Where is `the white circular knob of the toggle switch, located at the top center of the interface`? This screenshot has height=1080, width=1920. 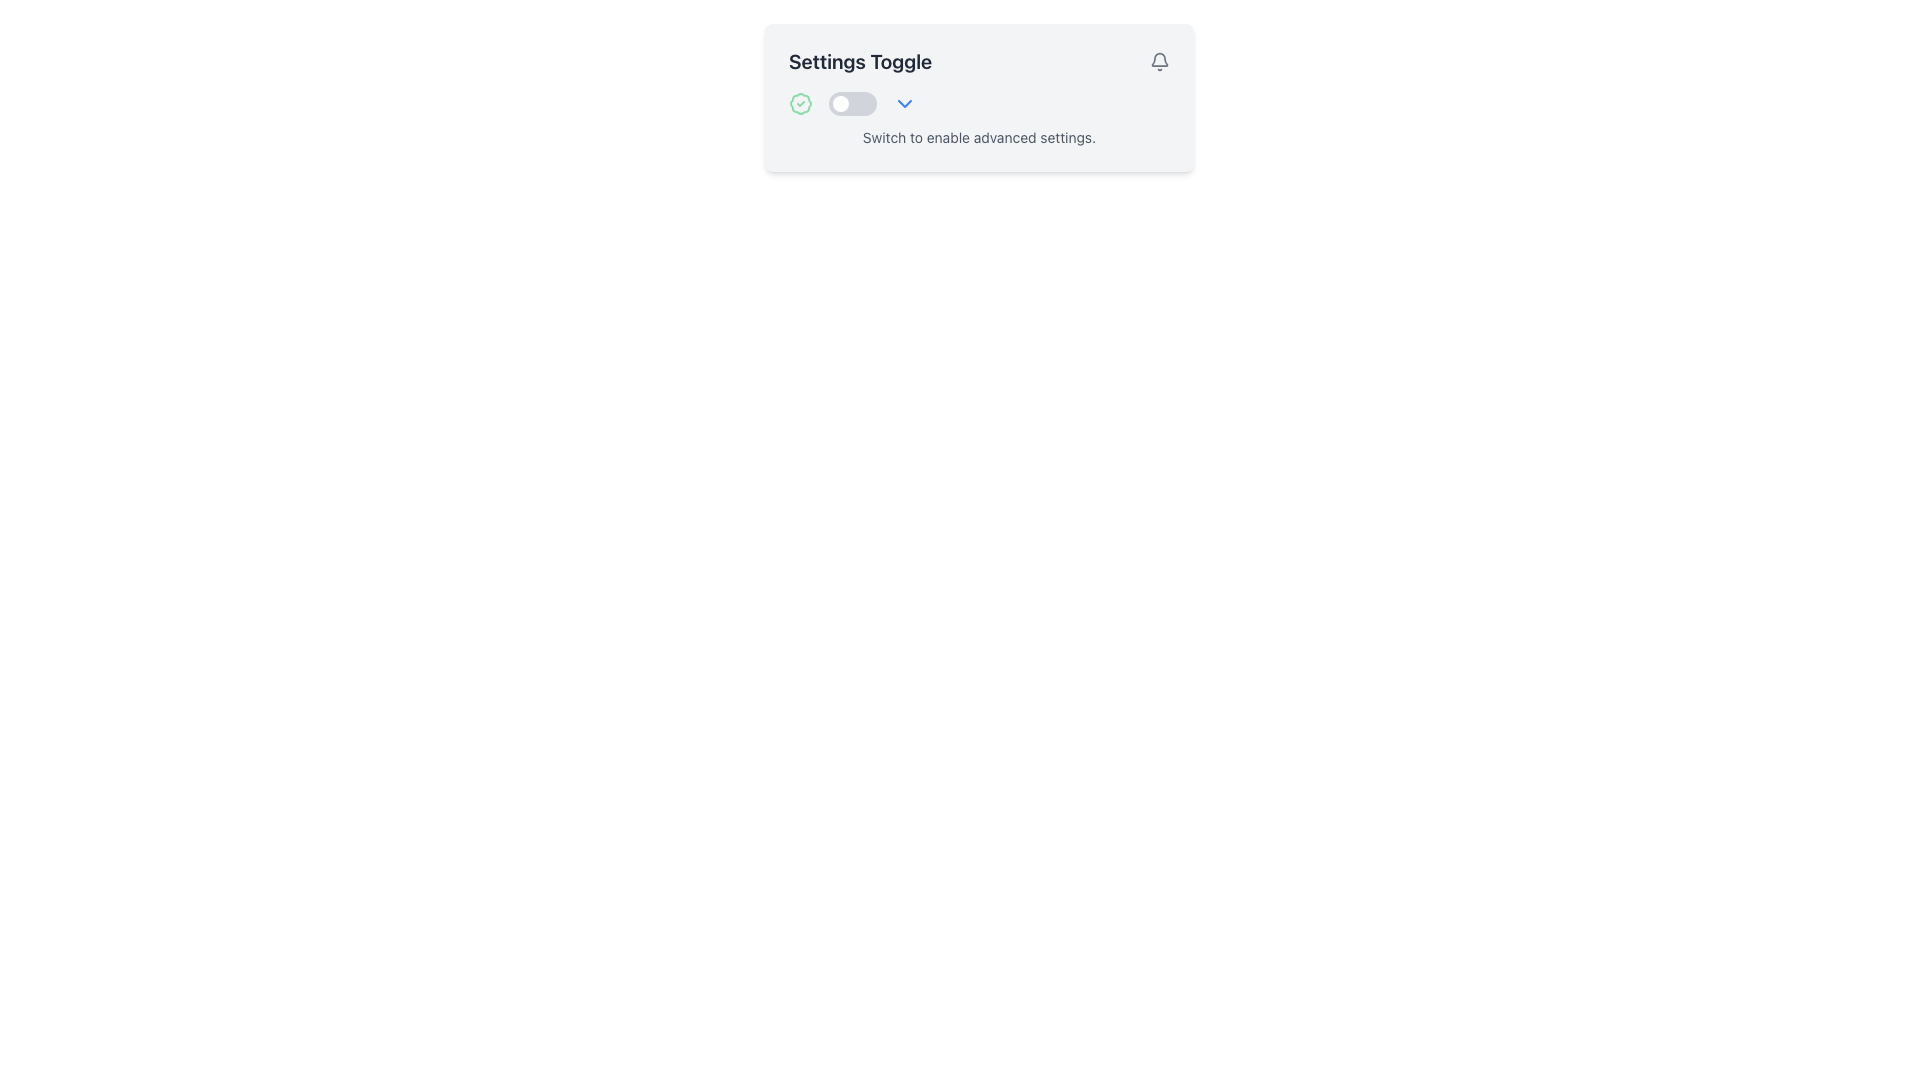 the white circular knob of the toggle switch, located at the top center of the interface is located at coordinates (853, 104).